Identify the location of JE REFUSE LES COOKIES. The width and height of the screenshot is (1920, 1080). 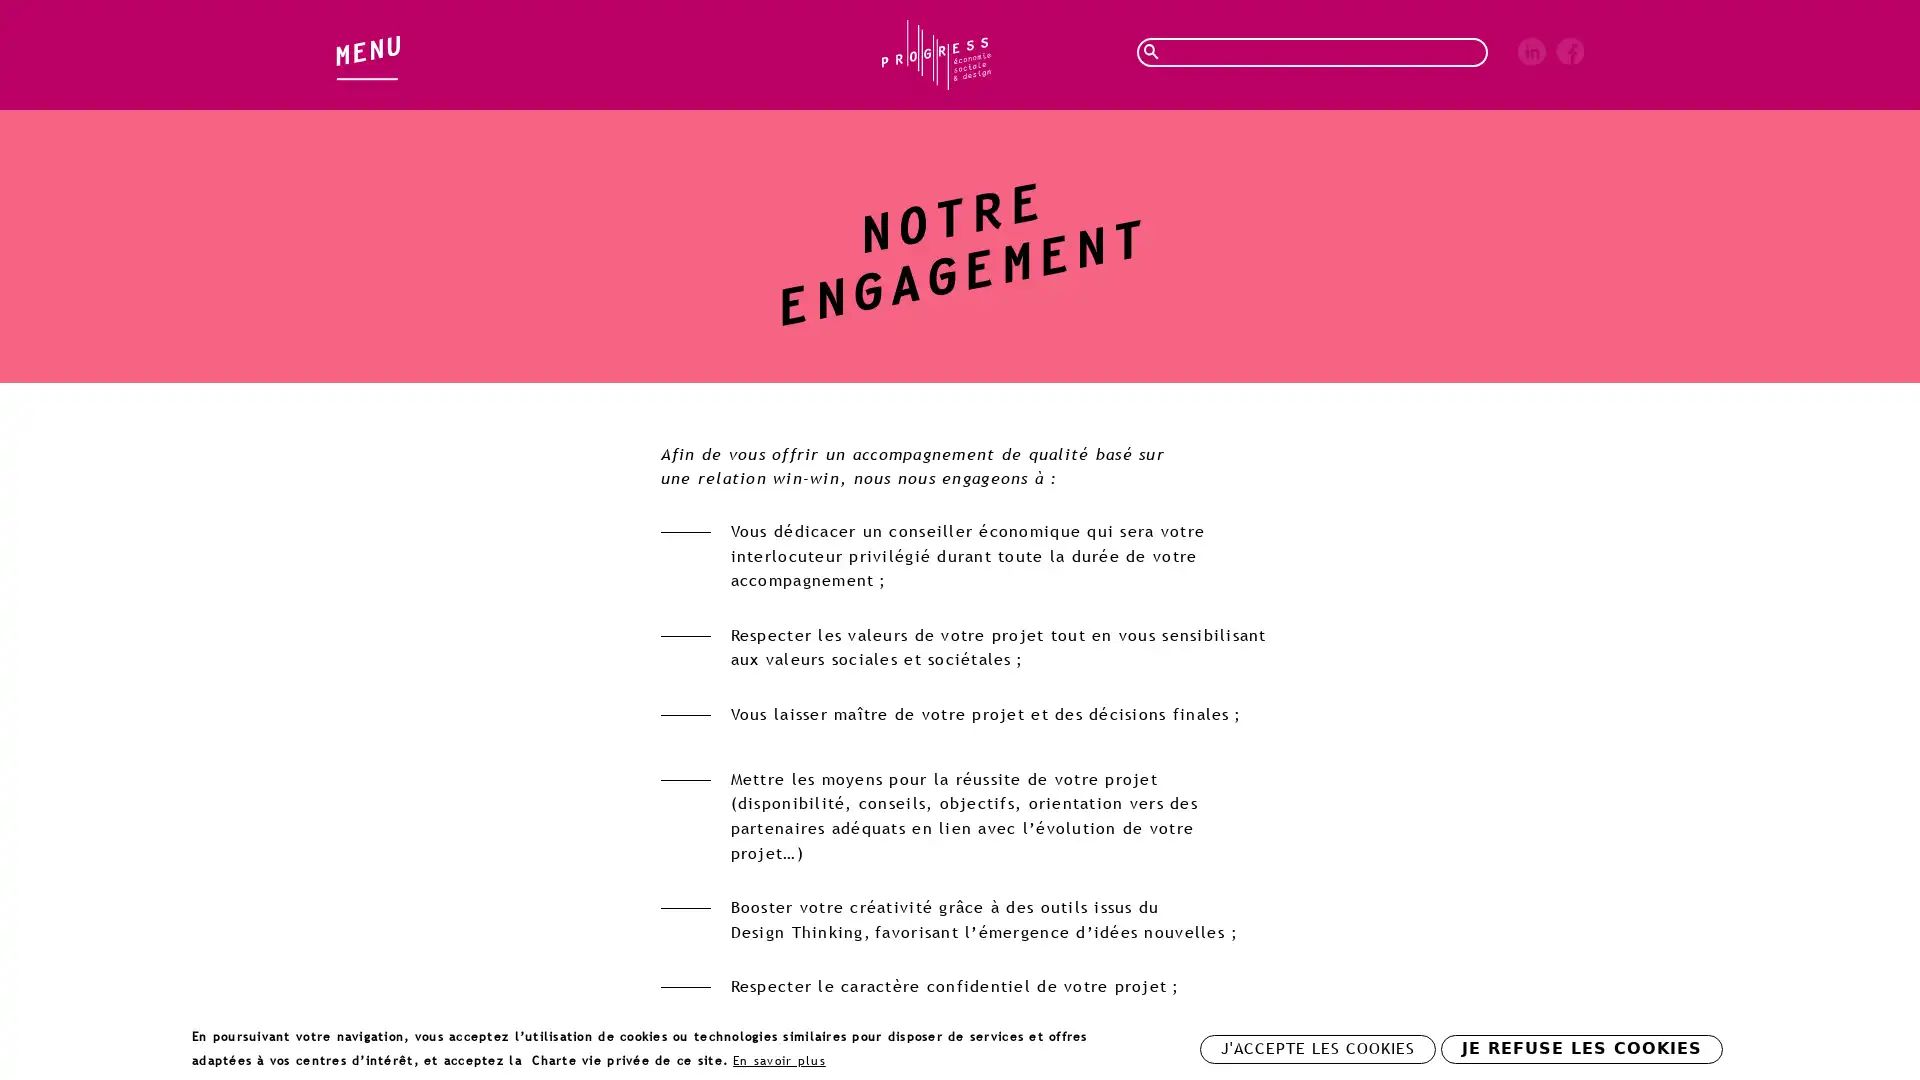
(1581, 1048).